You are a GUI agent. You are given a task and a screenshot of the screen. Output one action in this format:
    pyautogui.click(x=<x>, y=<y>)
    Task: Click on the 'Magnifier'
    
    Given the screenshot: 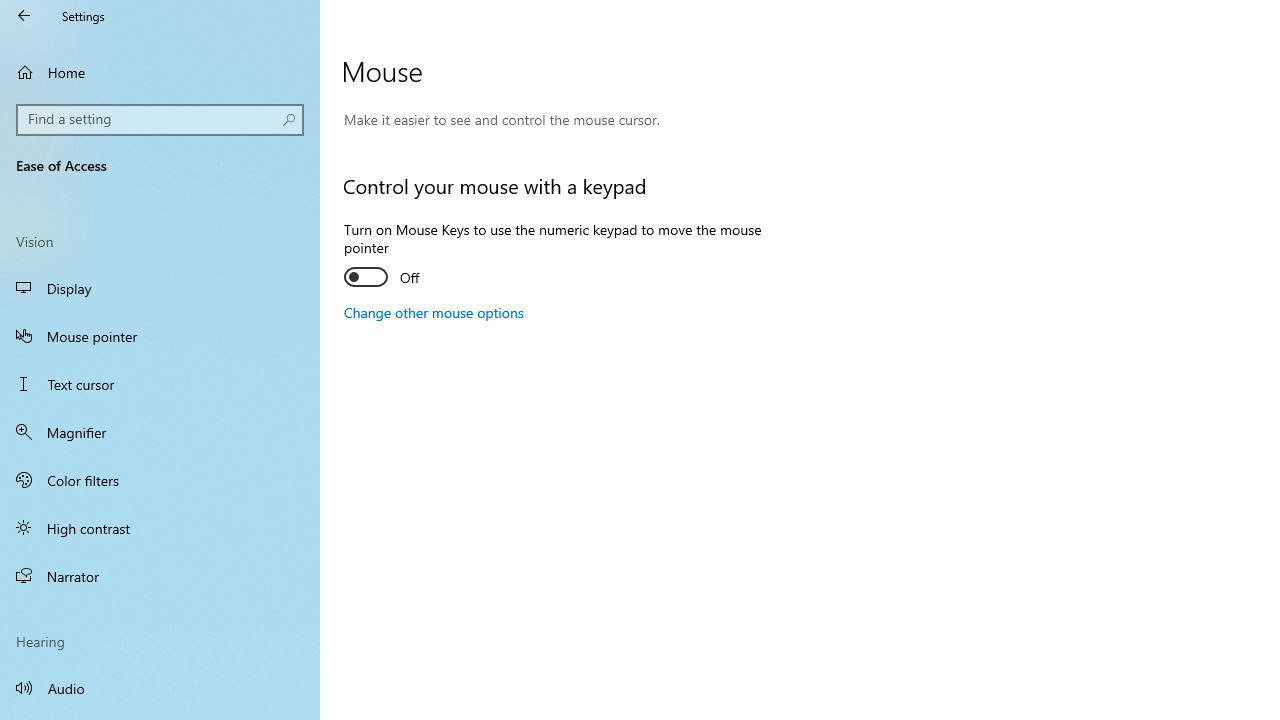 What is the action you would take?
    pyautogui.click(x=160, y=431)
    